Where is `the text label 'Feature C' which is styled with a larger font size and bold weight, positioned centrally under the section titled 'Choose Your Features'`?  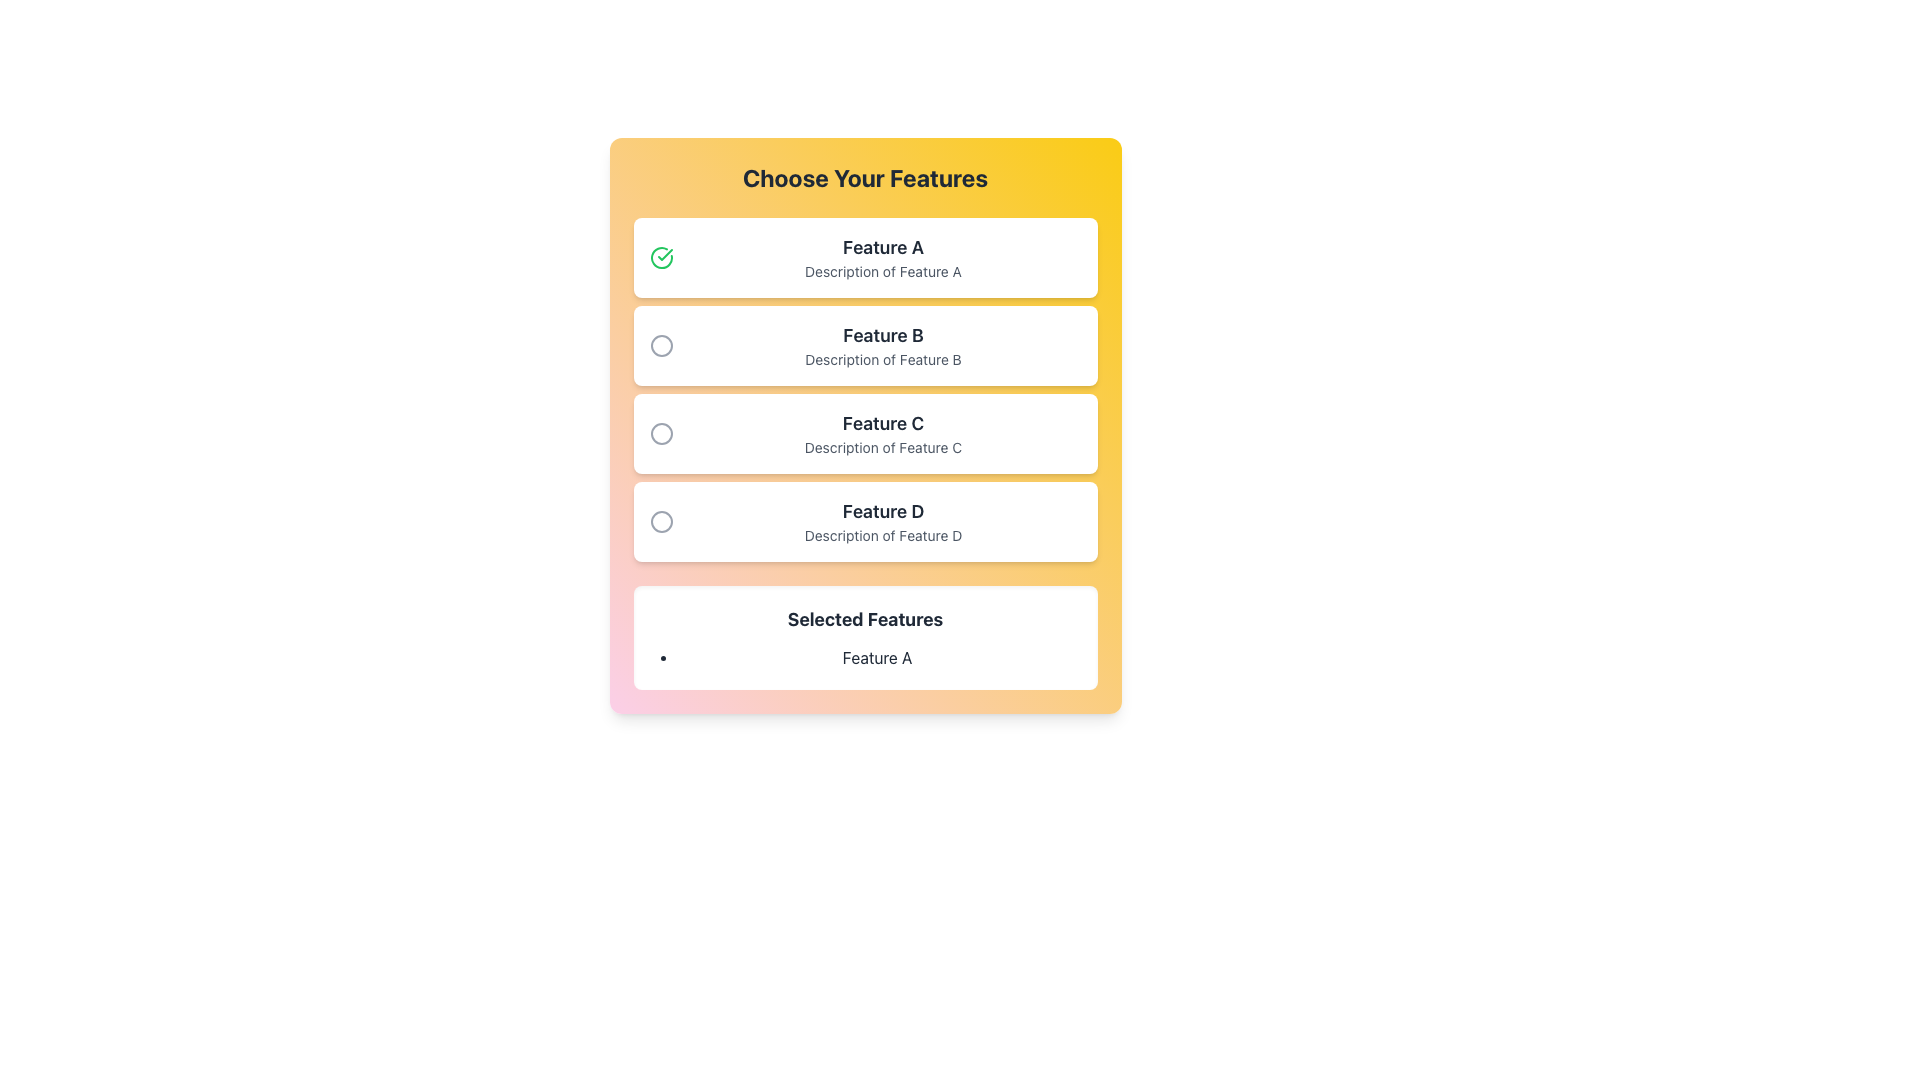
the text label 'Feature C' which is styled with a larger font size and bold weight, positioned centrally under the section titled 'Choose Your Features' is located at coordinates (882, 423).